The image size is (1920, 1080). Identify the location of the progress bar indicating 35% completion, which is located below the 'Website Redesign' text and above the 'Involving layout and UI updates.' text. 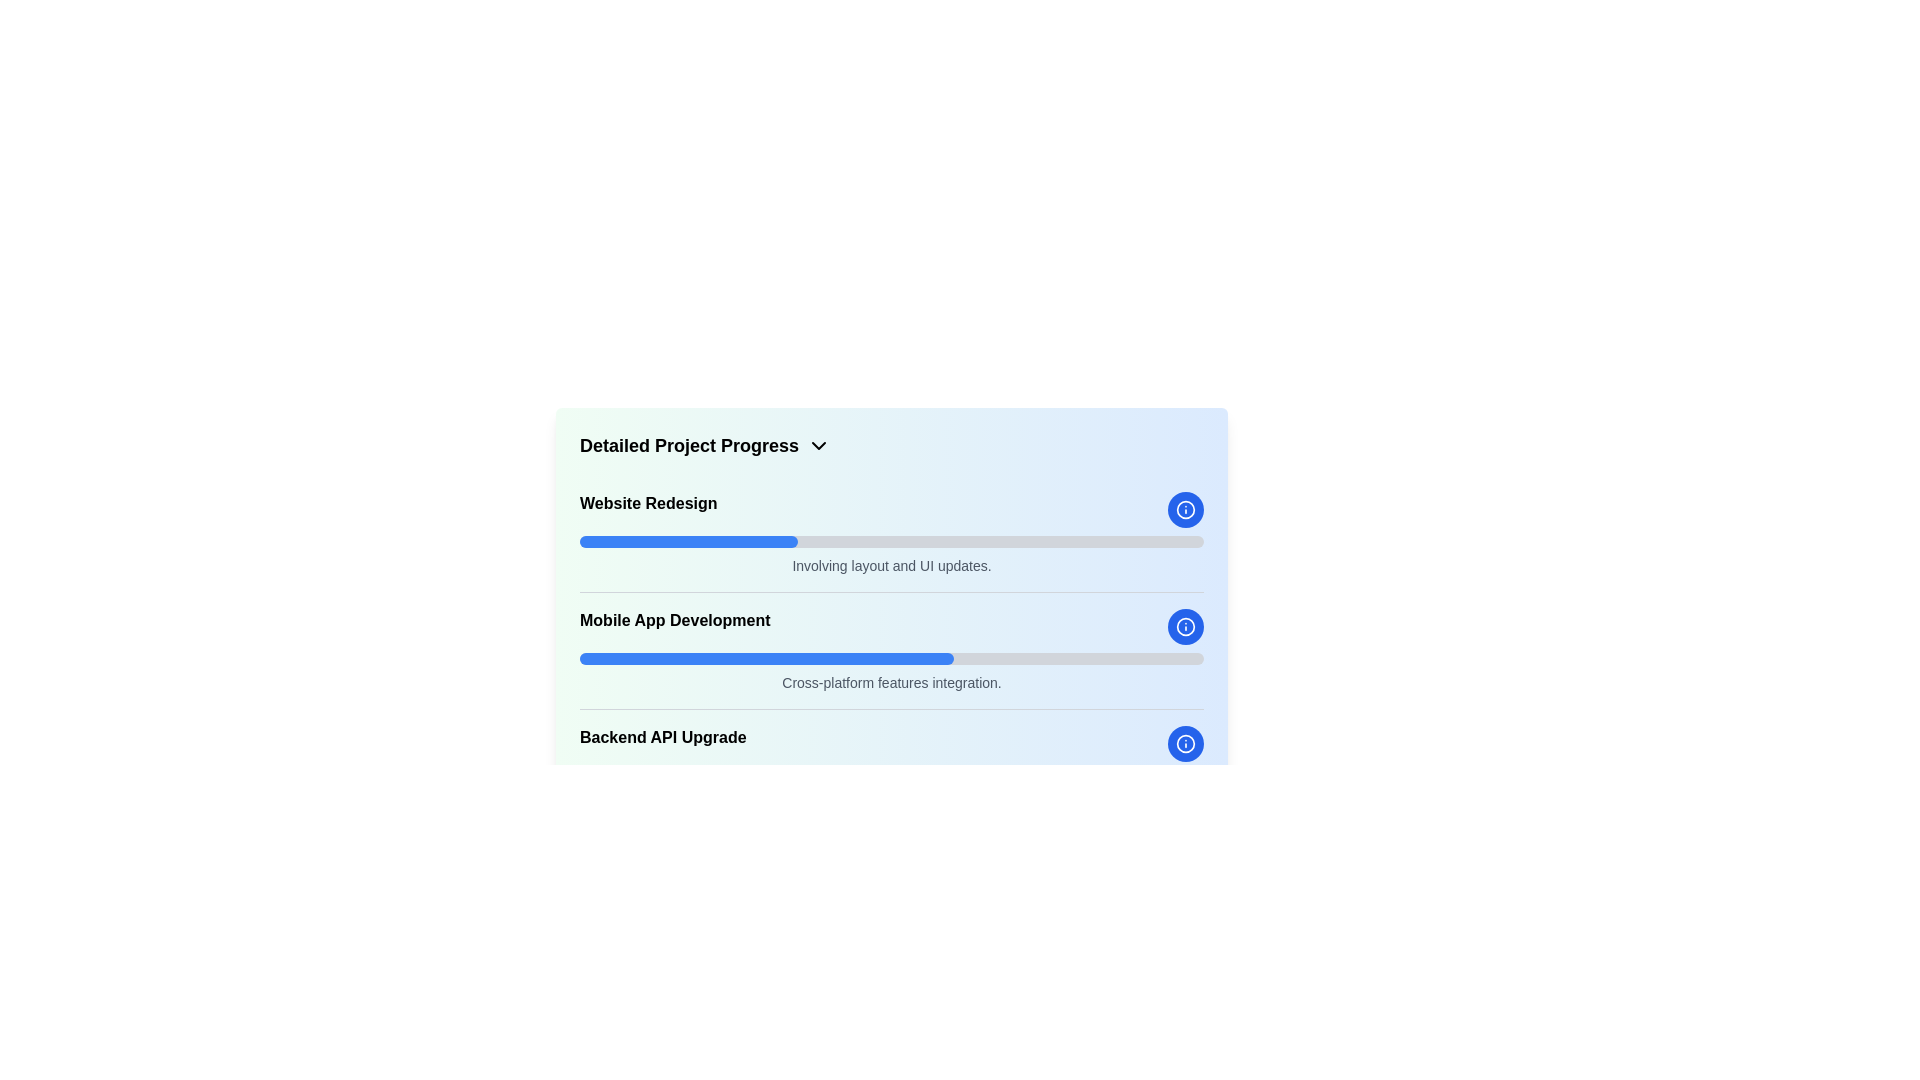
(891, 542).